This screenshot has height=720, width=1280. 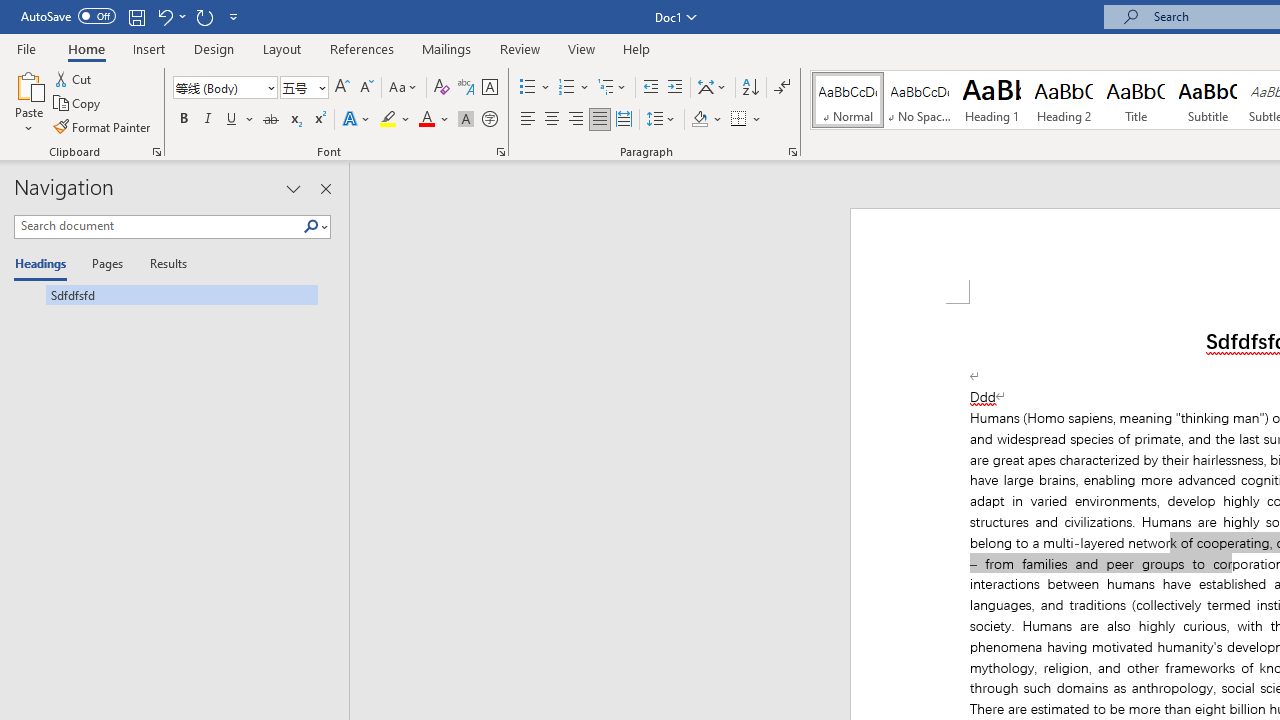 I want to click on 'Character Shading', so click(x=464, y=119).